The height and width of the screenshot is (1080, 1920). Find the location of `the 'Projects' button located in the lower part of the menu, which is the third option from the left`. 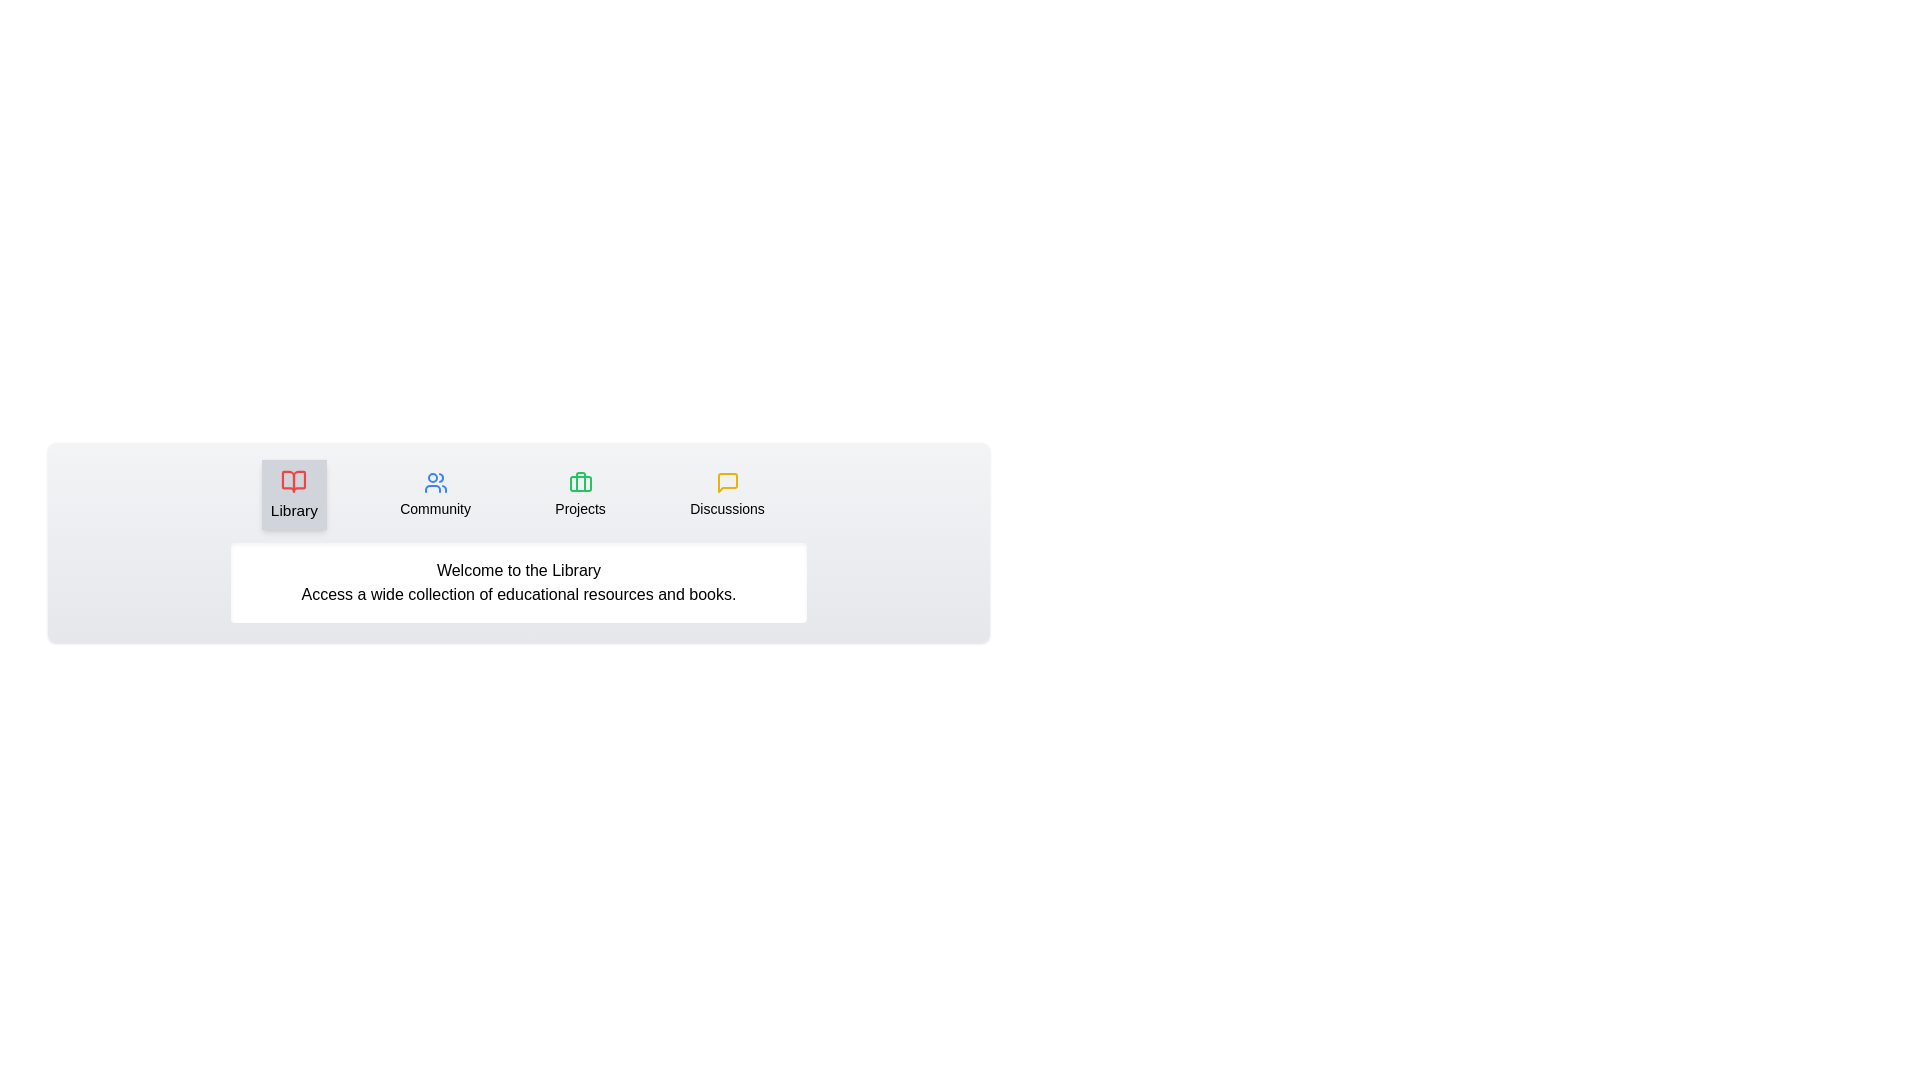

the 'Projects' button located in the lower part of the menu, which is the third option from the left is located at coordinates (579, 494).